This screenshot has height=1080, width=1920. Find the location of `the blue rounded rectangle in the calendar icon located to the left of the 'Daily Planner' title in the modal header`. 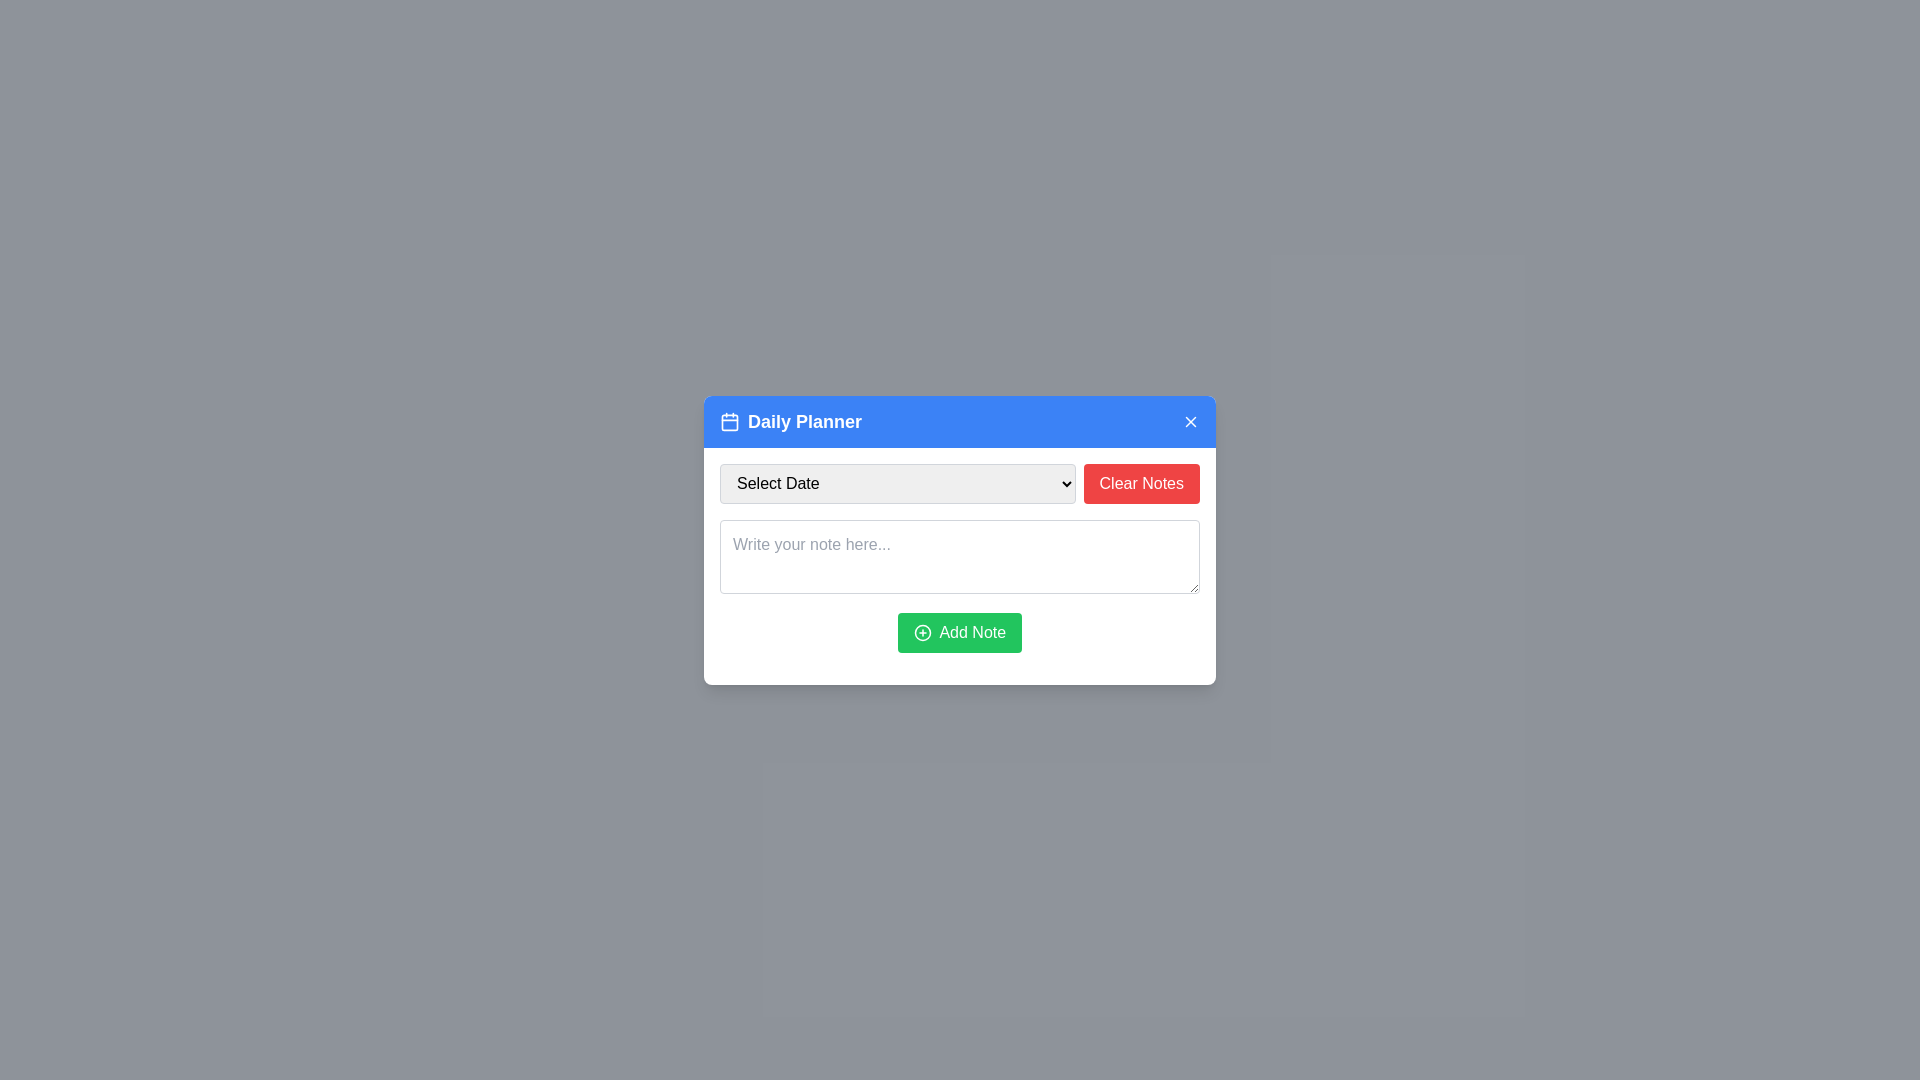

the blue rounded rectangle in the calendar icon located to the left of the 'Daily Planner' title in the modal header is located at coordinates (728, 420).